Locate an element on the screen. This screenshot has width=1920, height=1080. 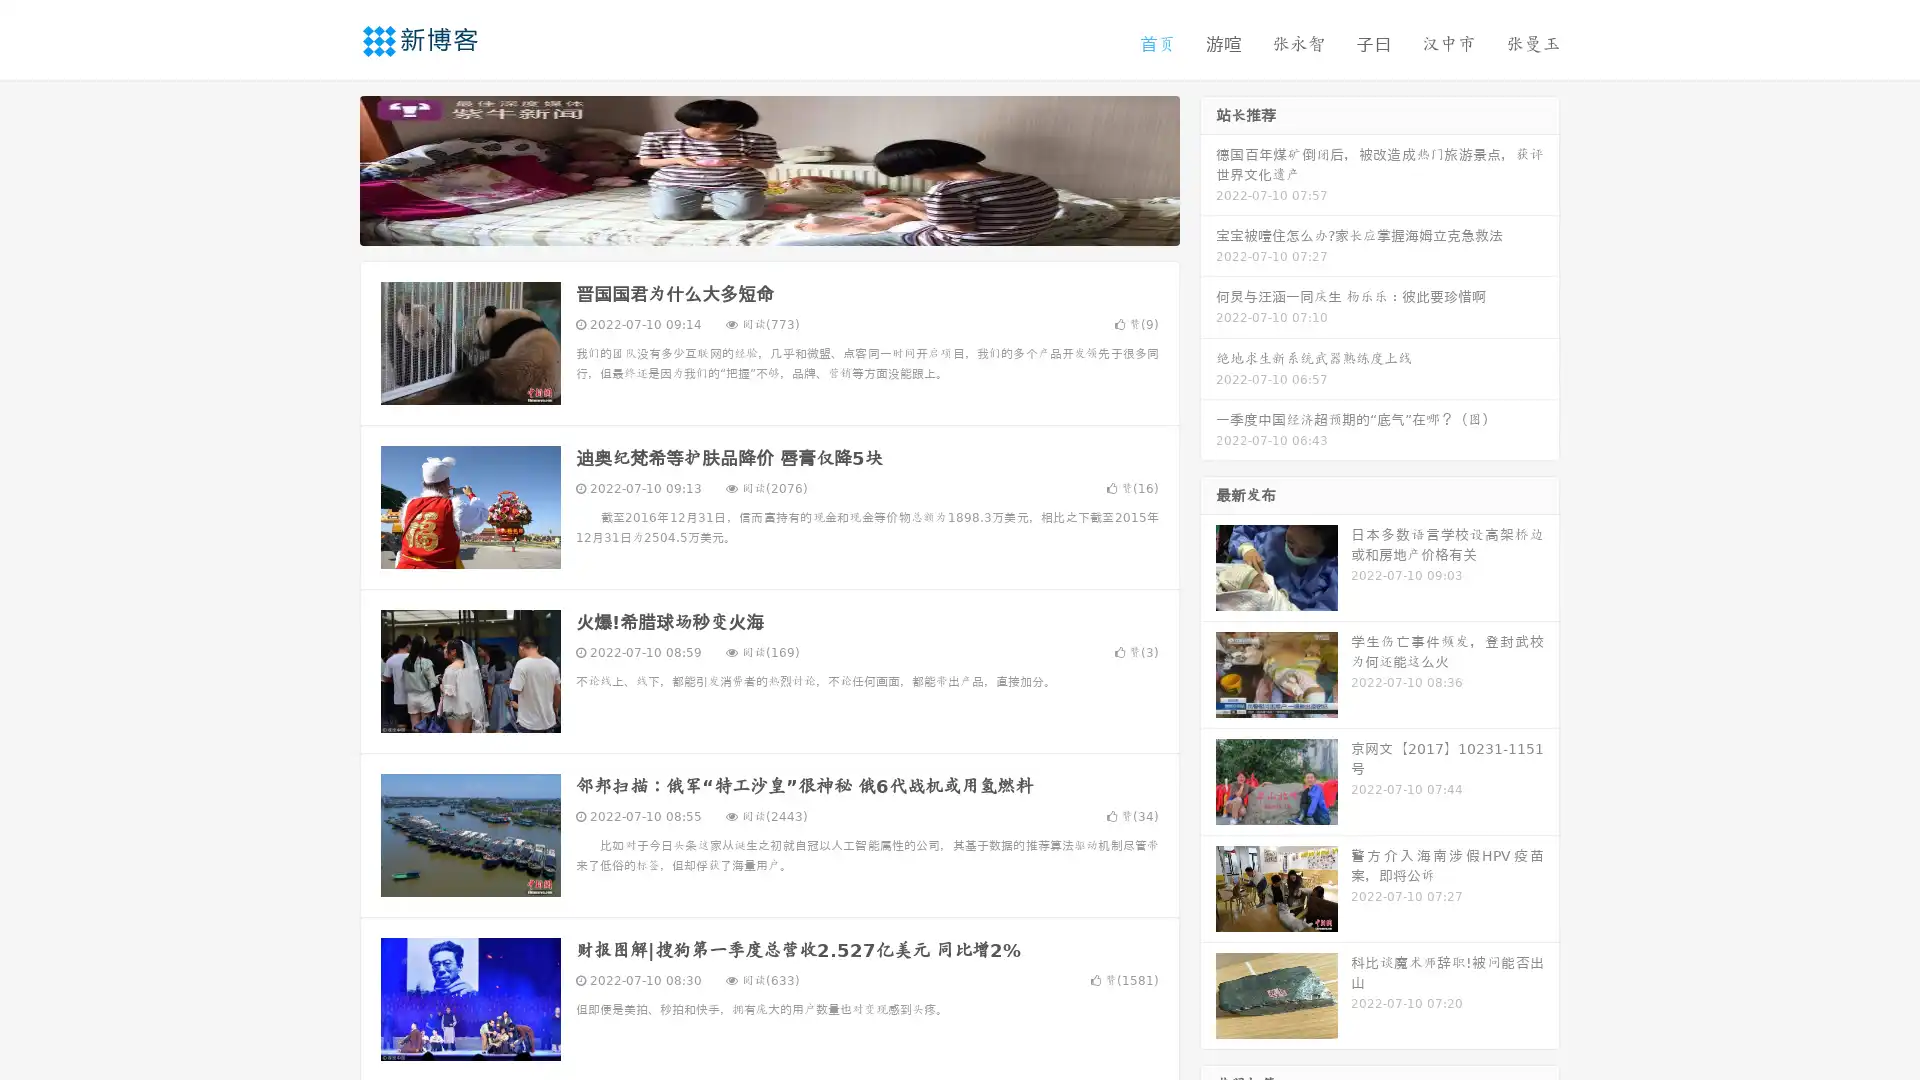
Go to slide 1 is located at coordinates (748, 225).